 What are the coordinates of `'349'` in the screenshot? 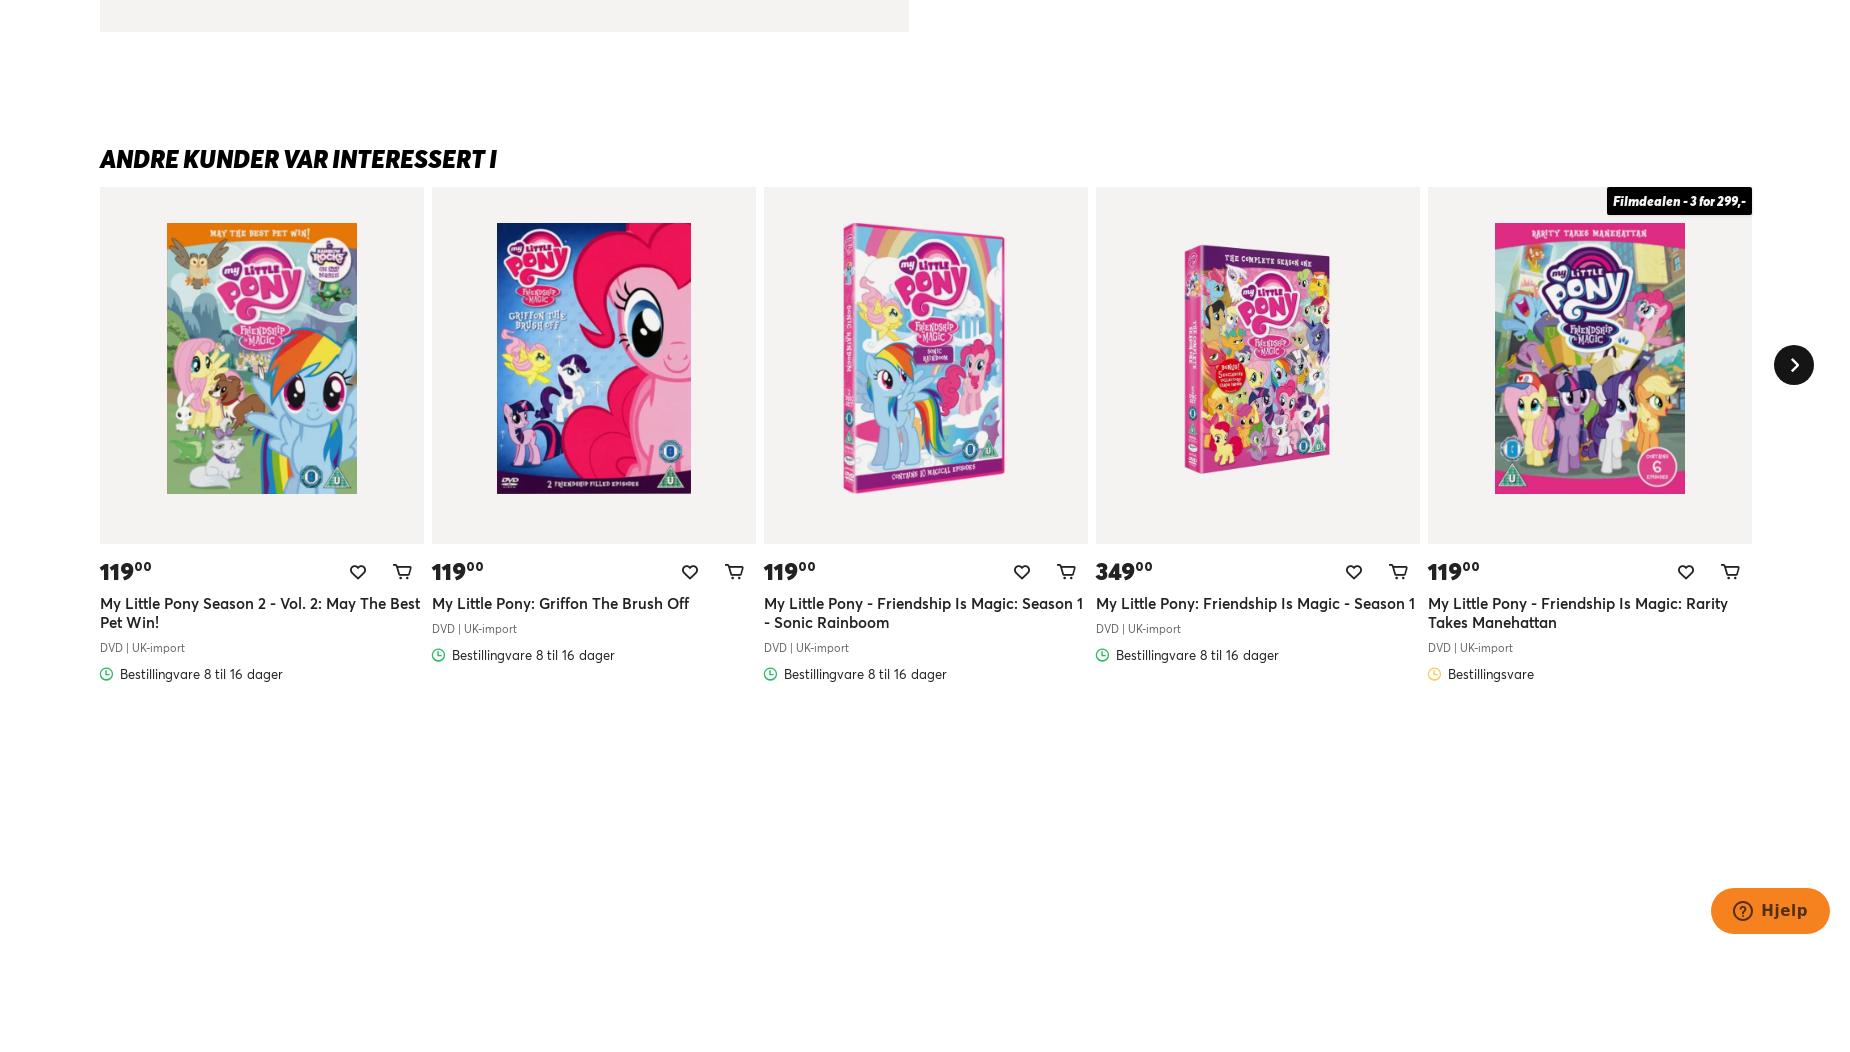 It's located at (1094, 570).